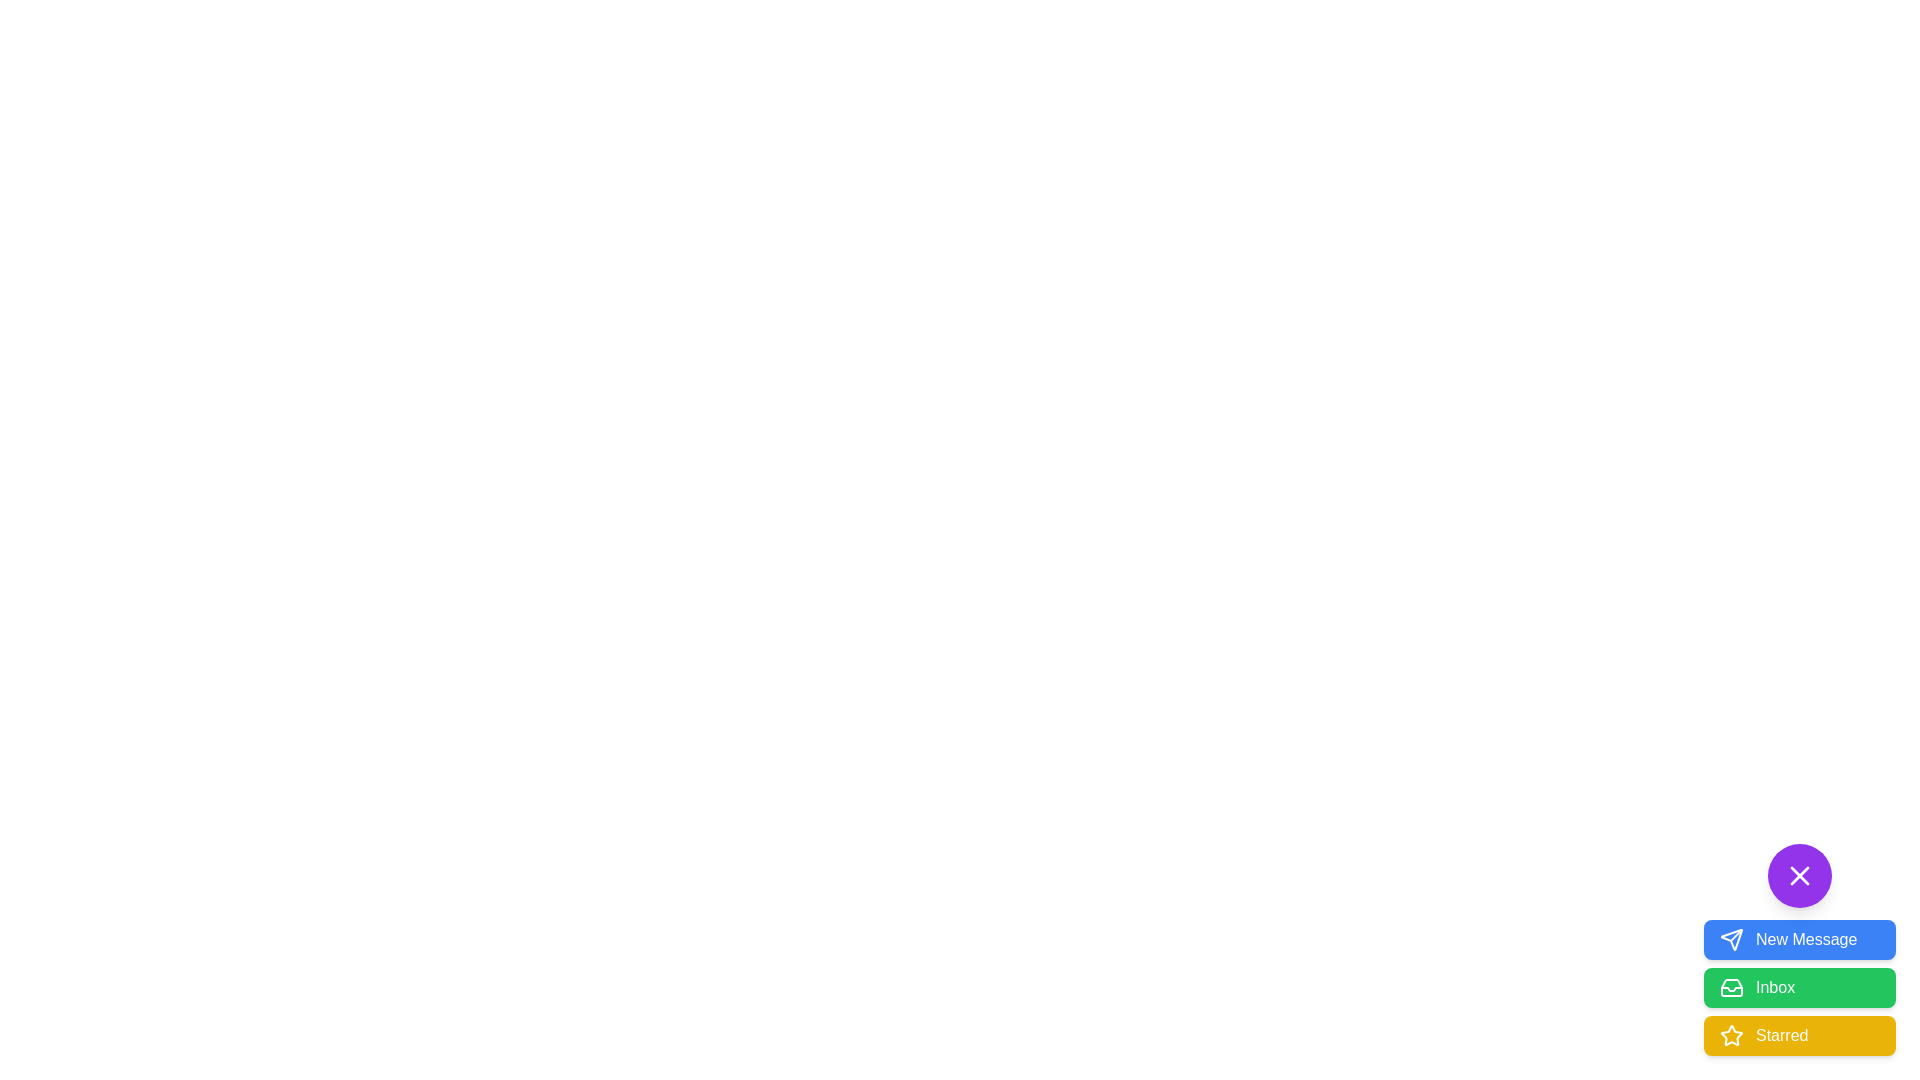  What do you see at coordinates (1800, 874) in the screenshot?
I see `the circular button with a purple background and a white 'X' icon located at the bottom-right corner of the interface` at bounding box center [1800, 874].